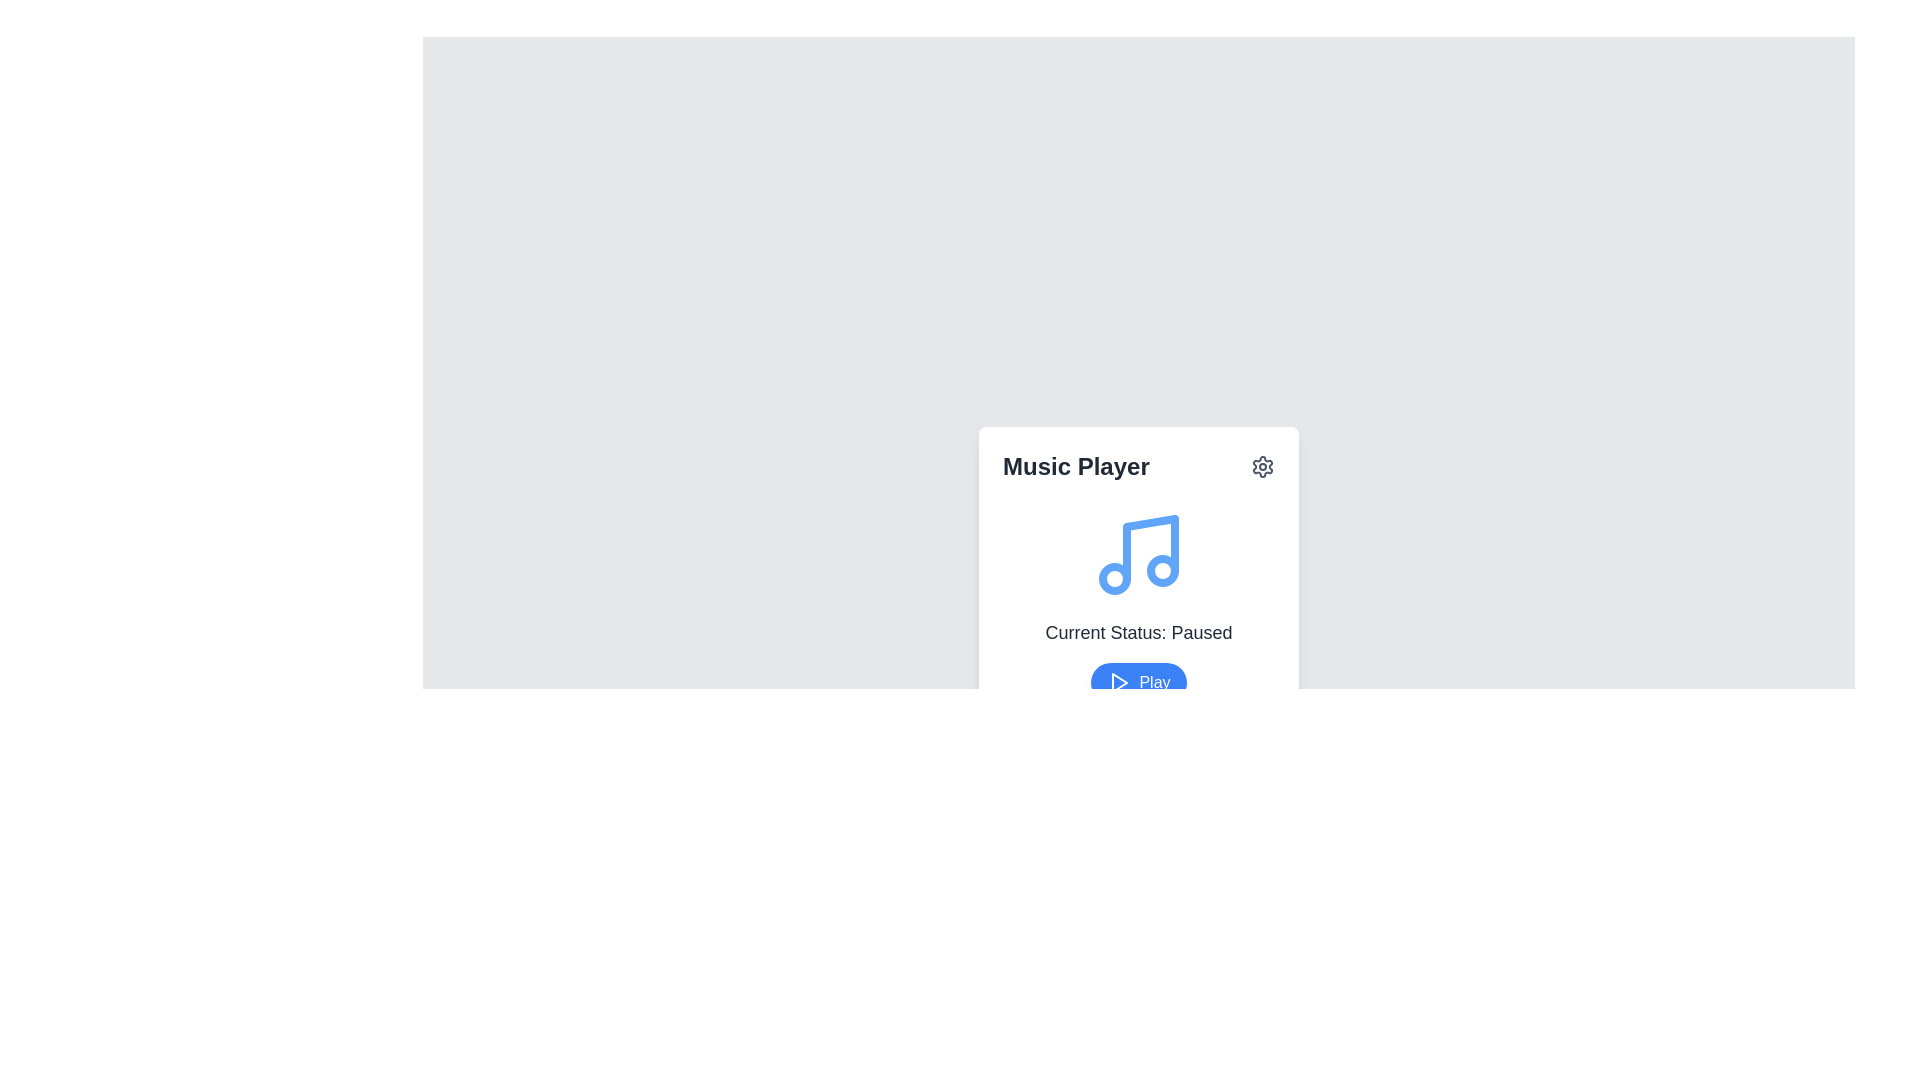 This screenshot has height=1080, width=1920. I want to click on the first circular shape in the musical note icon, which represents the body of the note and is positioned to the left of the note's vertical stem, so click(1113, 578).